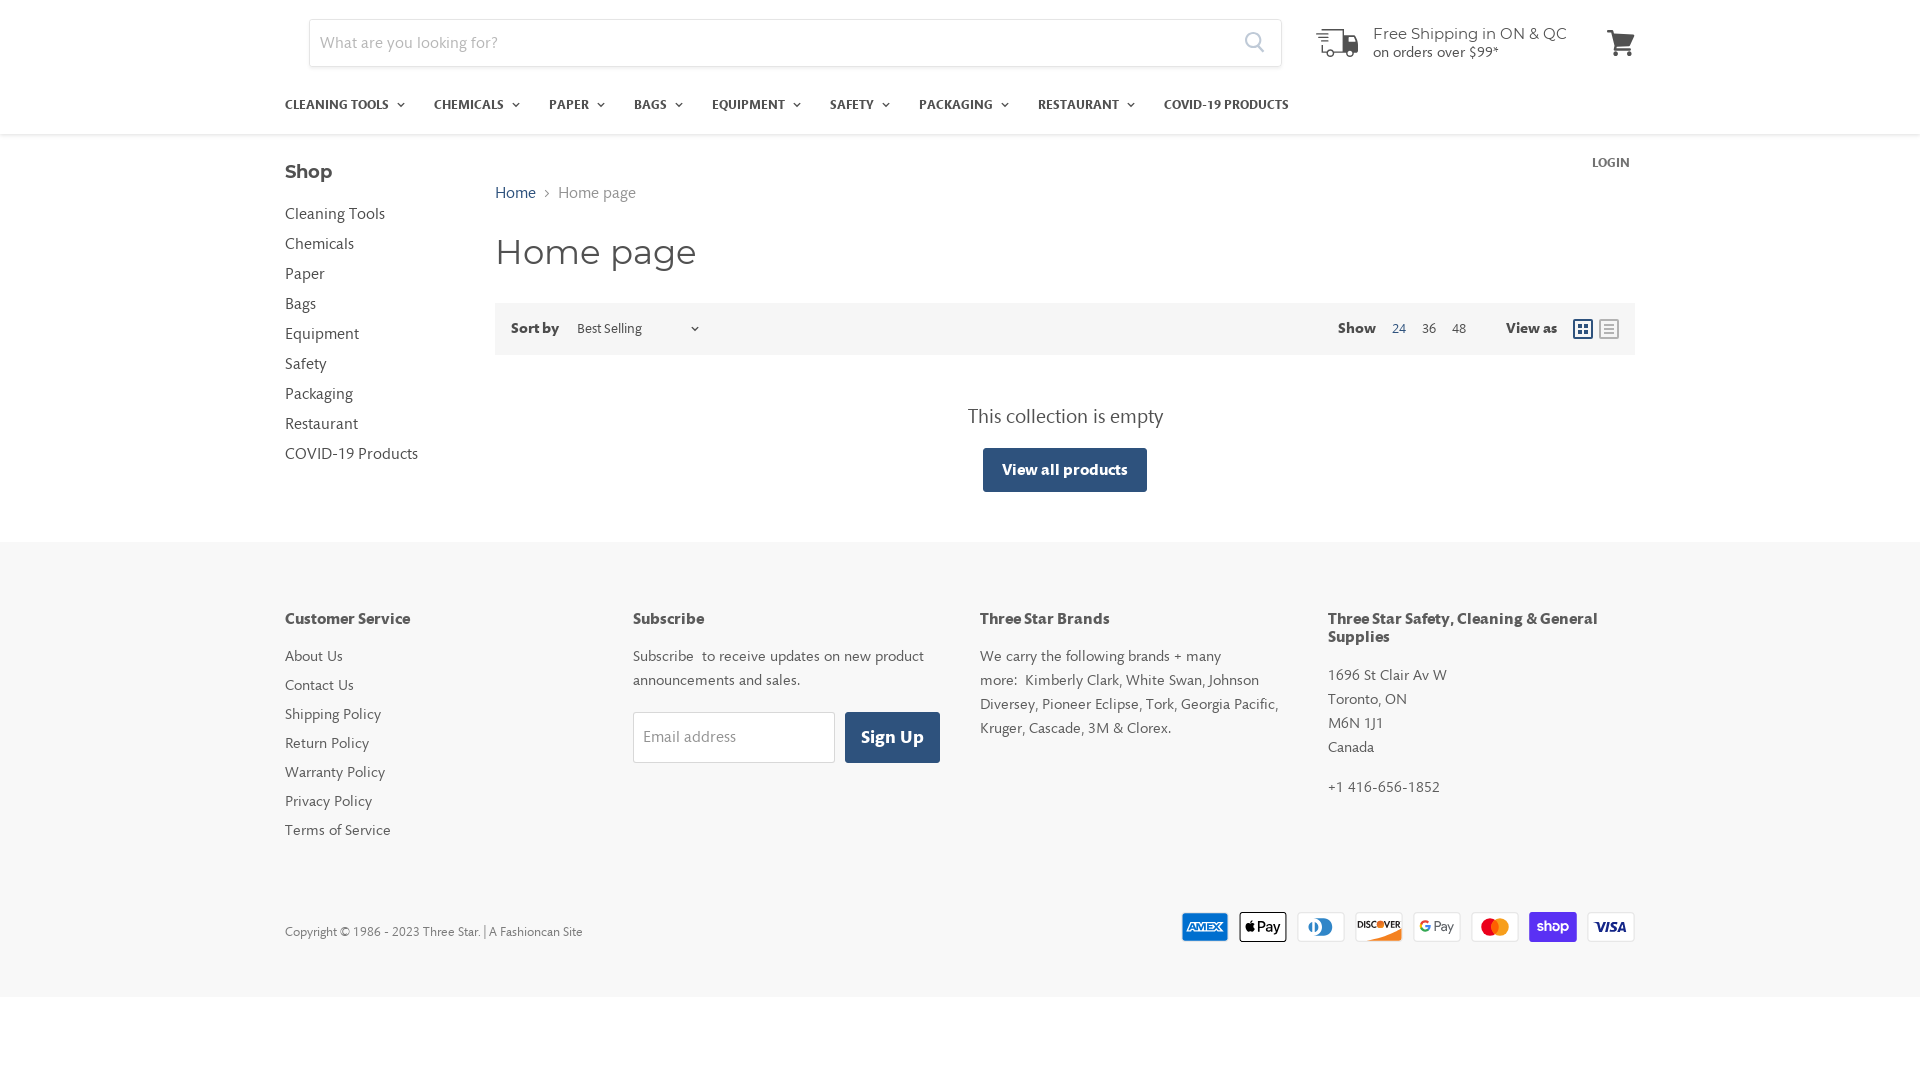  What do you see at coordinates (1621, 42) in the screenshot?
I see `'View cart'` at bounding box center [1621, 42].